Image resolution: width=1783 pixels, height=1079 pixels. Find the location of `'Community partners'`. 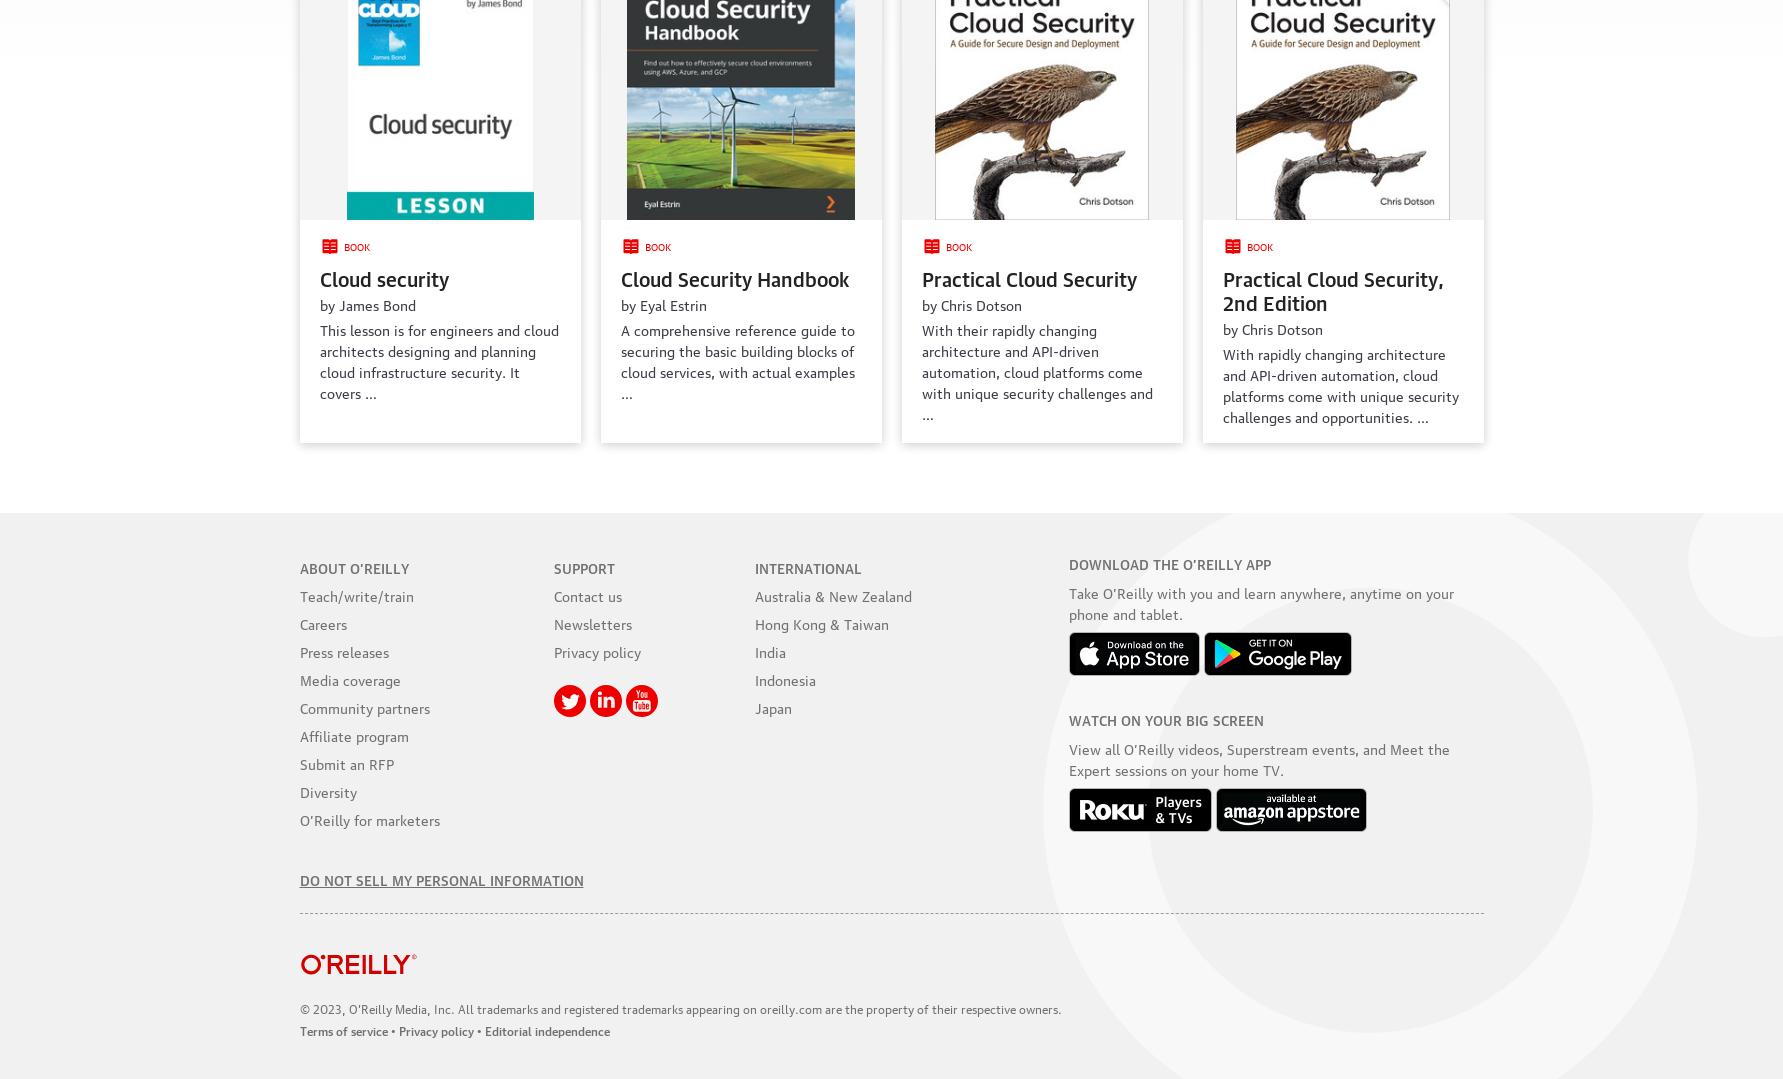

'Community partners' is located at coordinates (363, 706).